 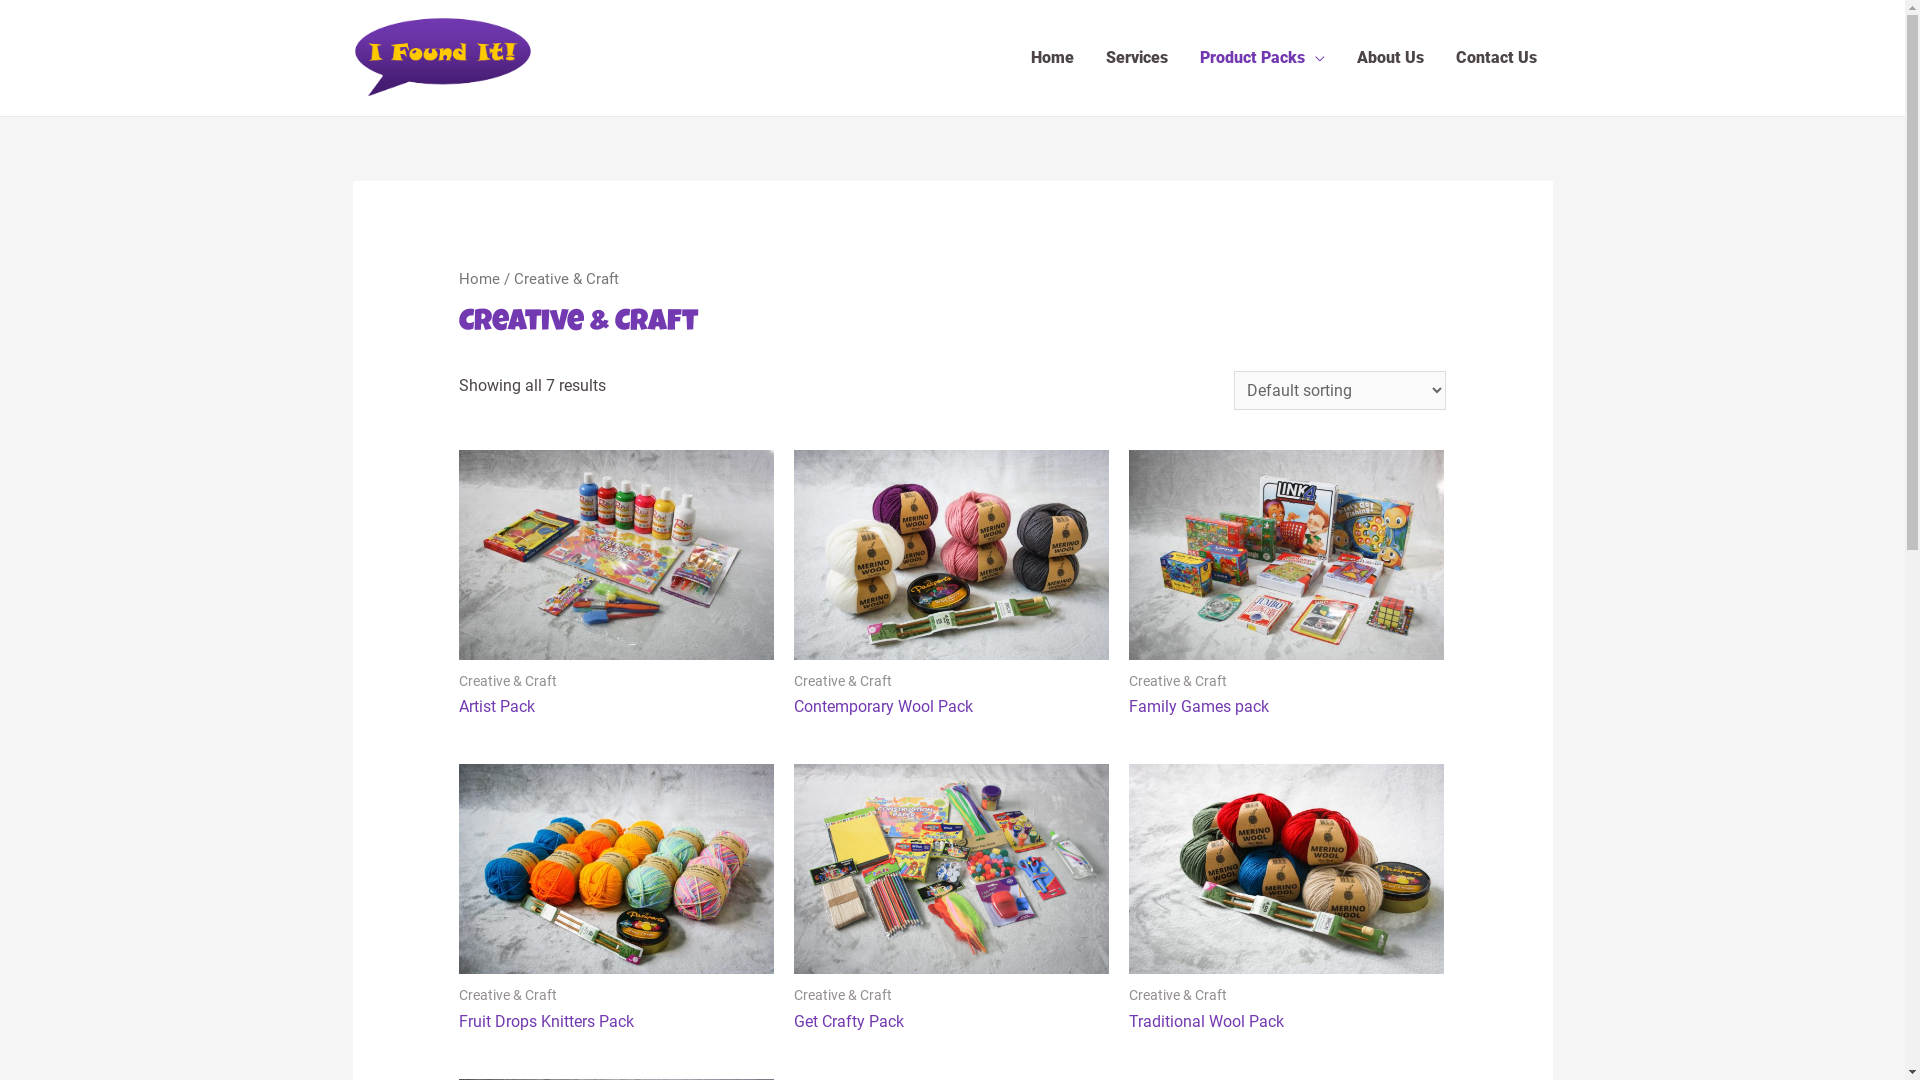 What do you see at coordinates (1050, 56) in the screenshot?
I see `'Home'` at bounding box center [1050, 56].